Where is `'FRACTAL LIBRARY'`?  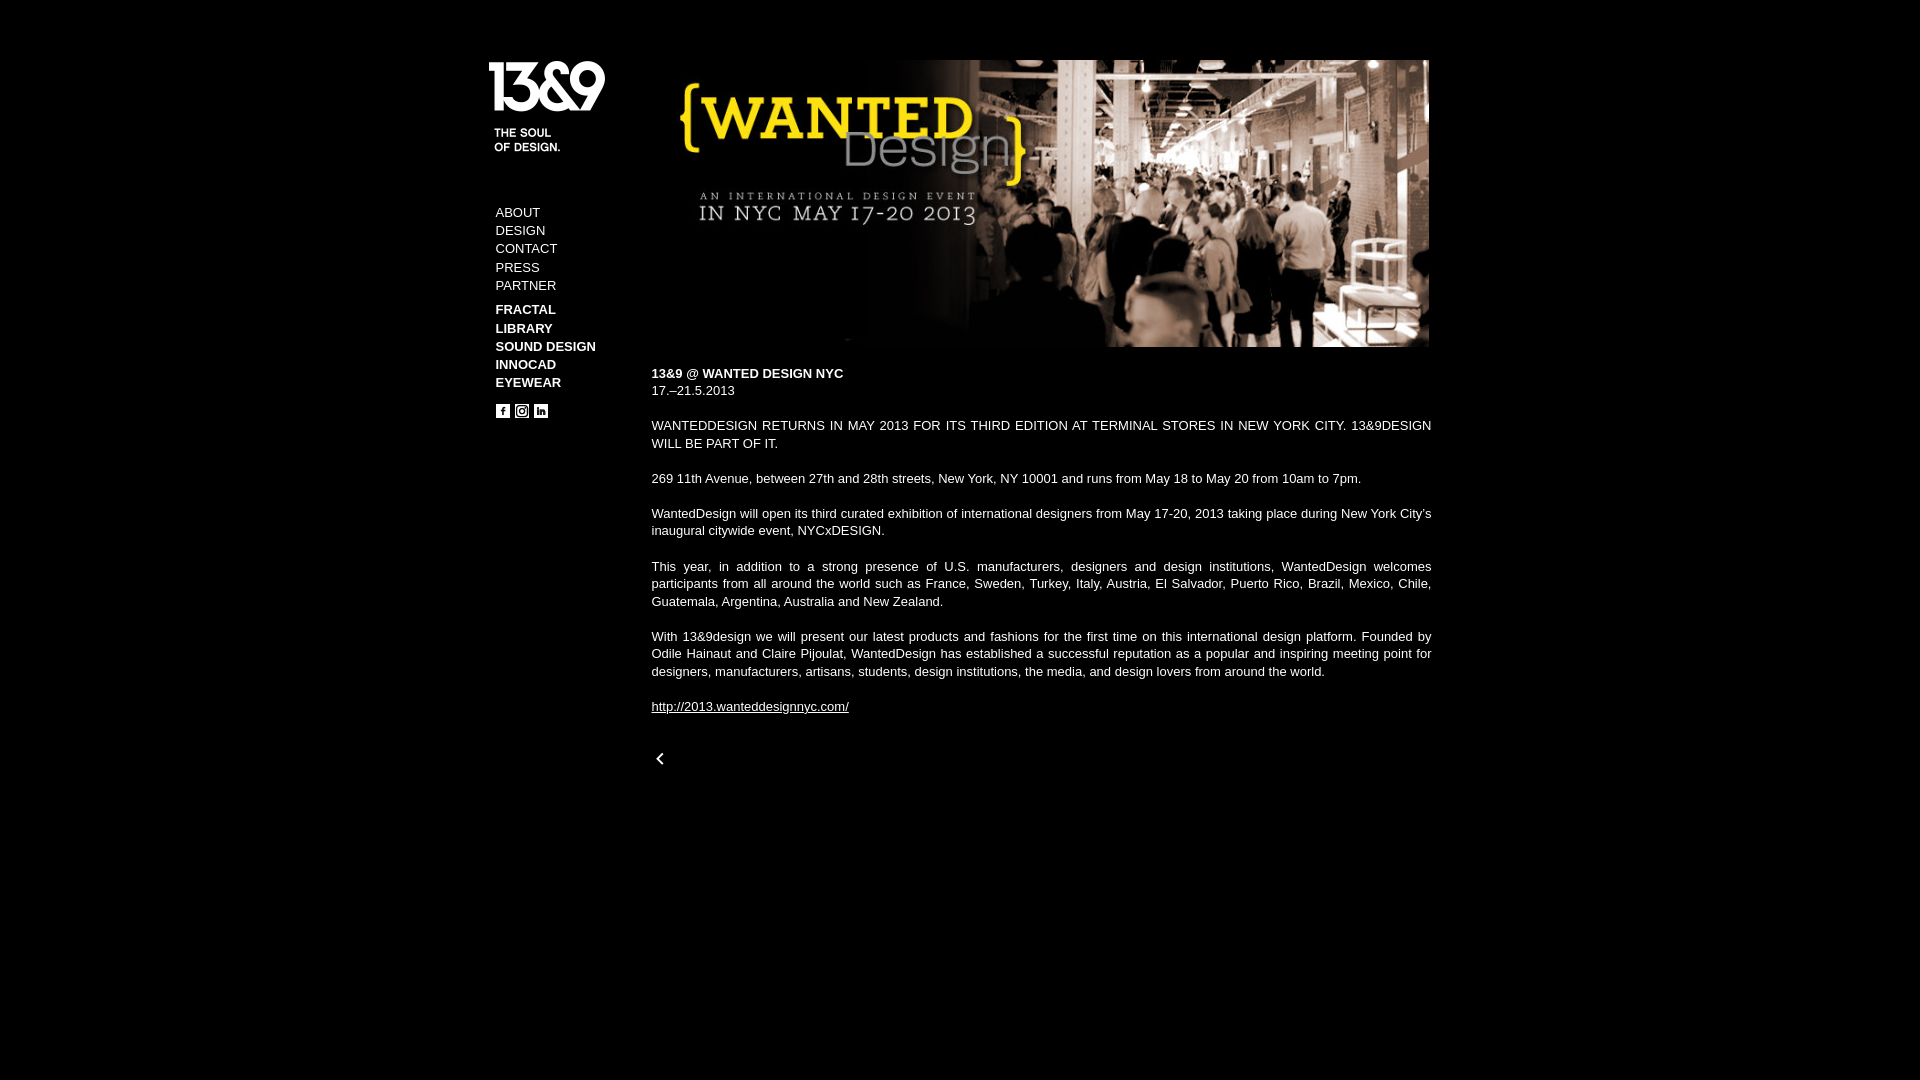
'FRACTAL LIBRARY' is located at coordinates (526, 317).